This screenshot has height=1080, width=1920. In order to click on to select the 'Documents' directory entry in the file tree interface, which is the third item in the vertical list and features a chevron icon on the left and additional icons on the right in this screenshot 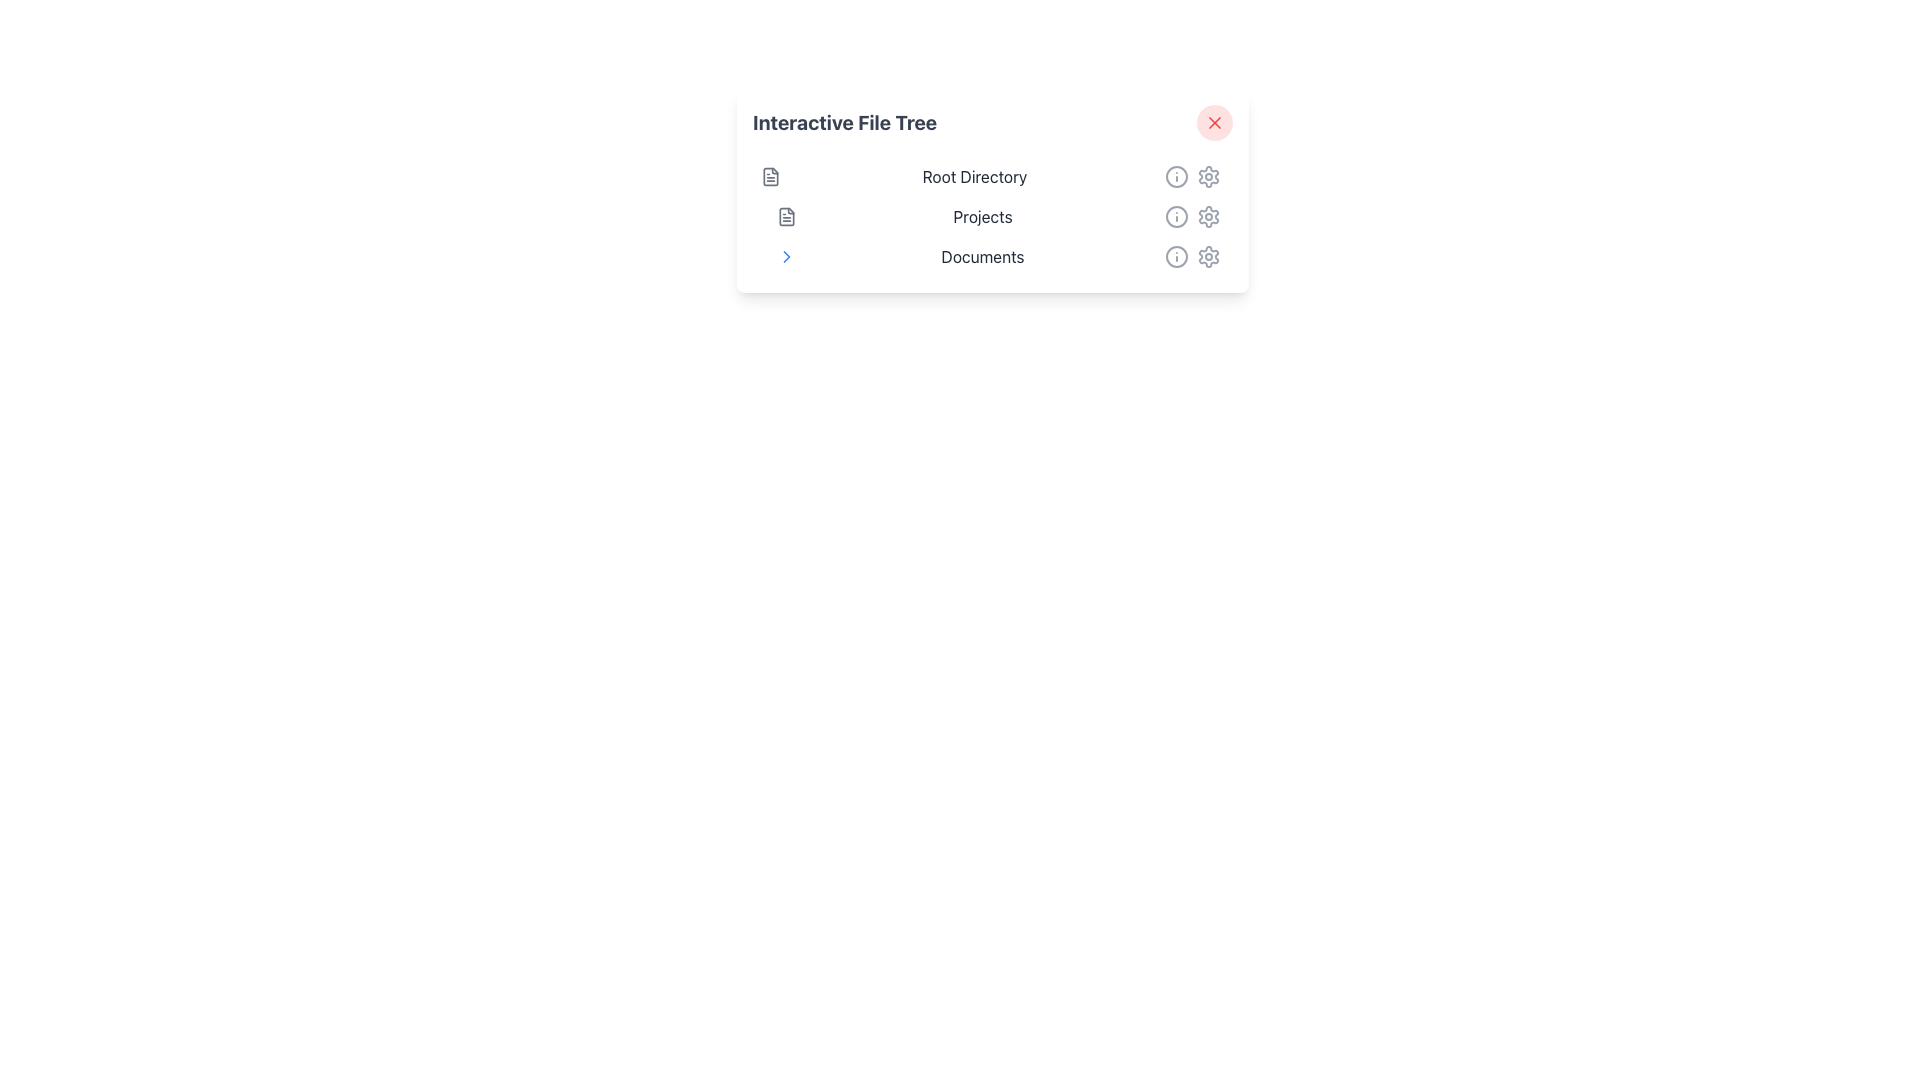, I will do `click(1001, 256)`.